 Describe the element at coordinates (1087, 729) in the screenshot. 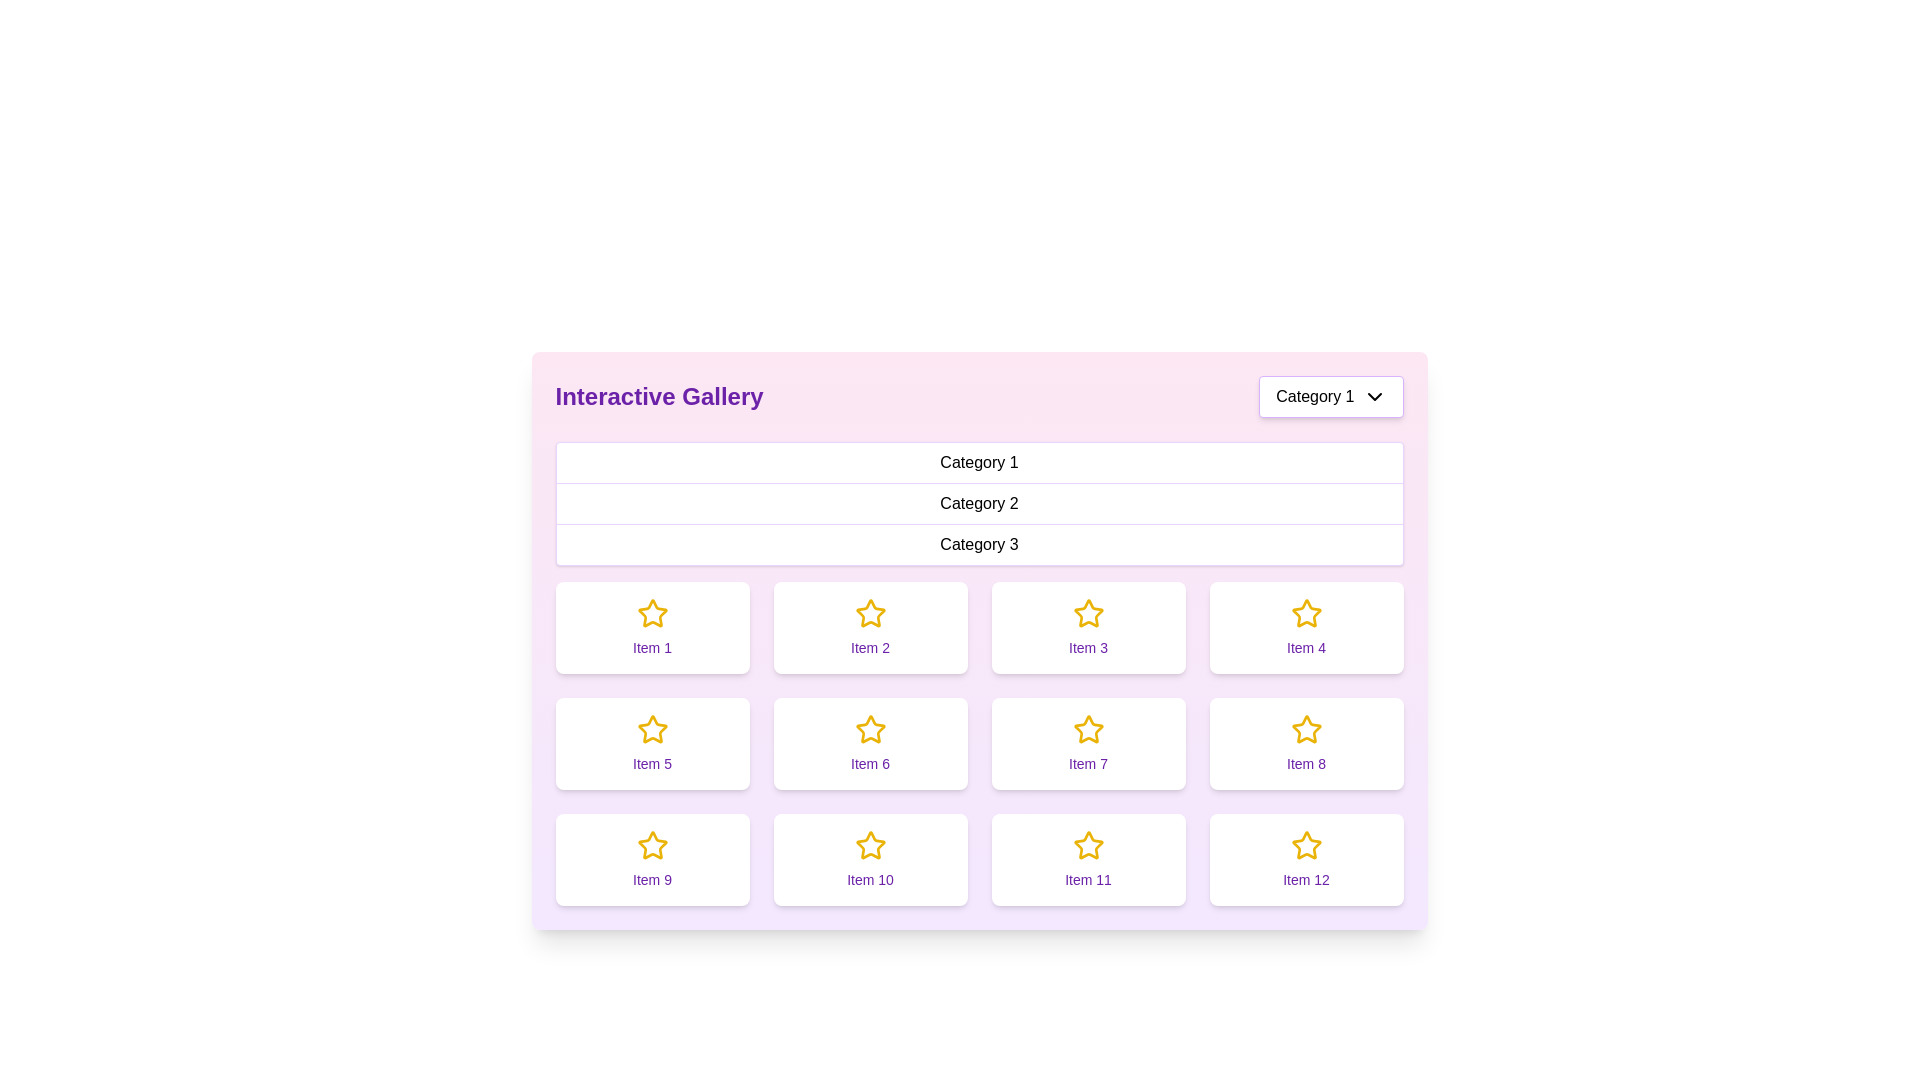

I see `the yellow outlined star button located in the second row, third column of the interactive gallery grid under the label 'Item 7' to interact with it` at that location.